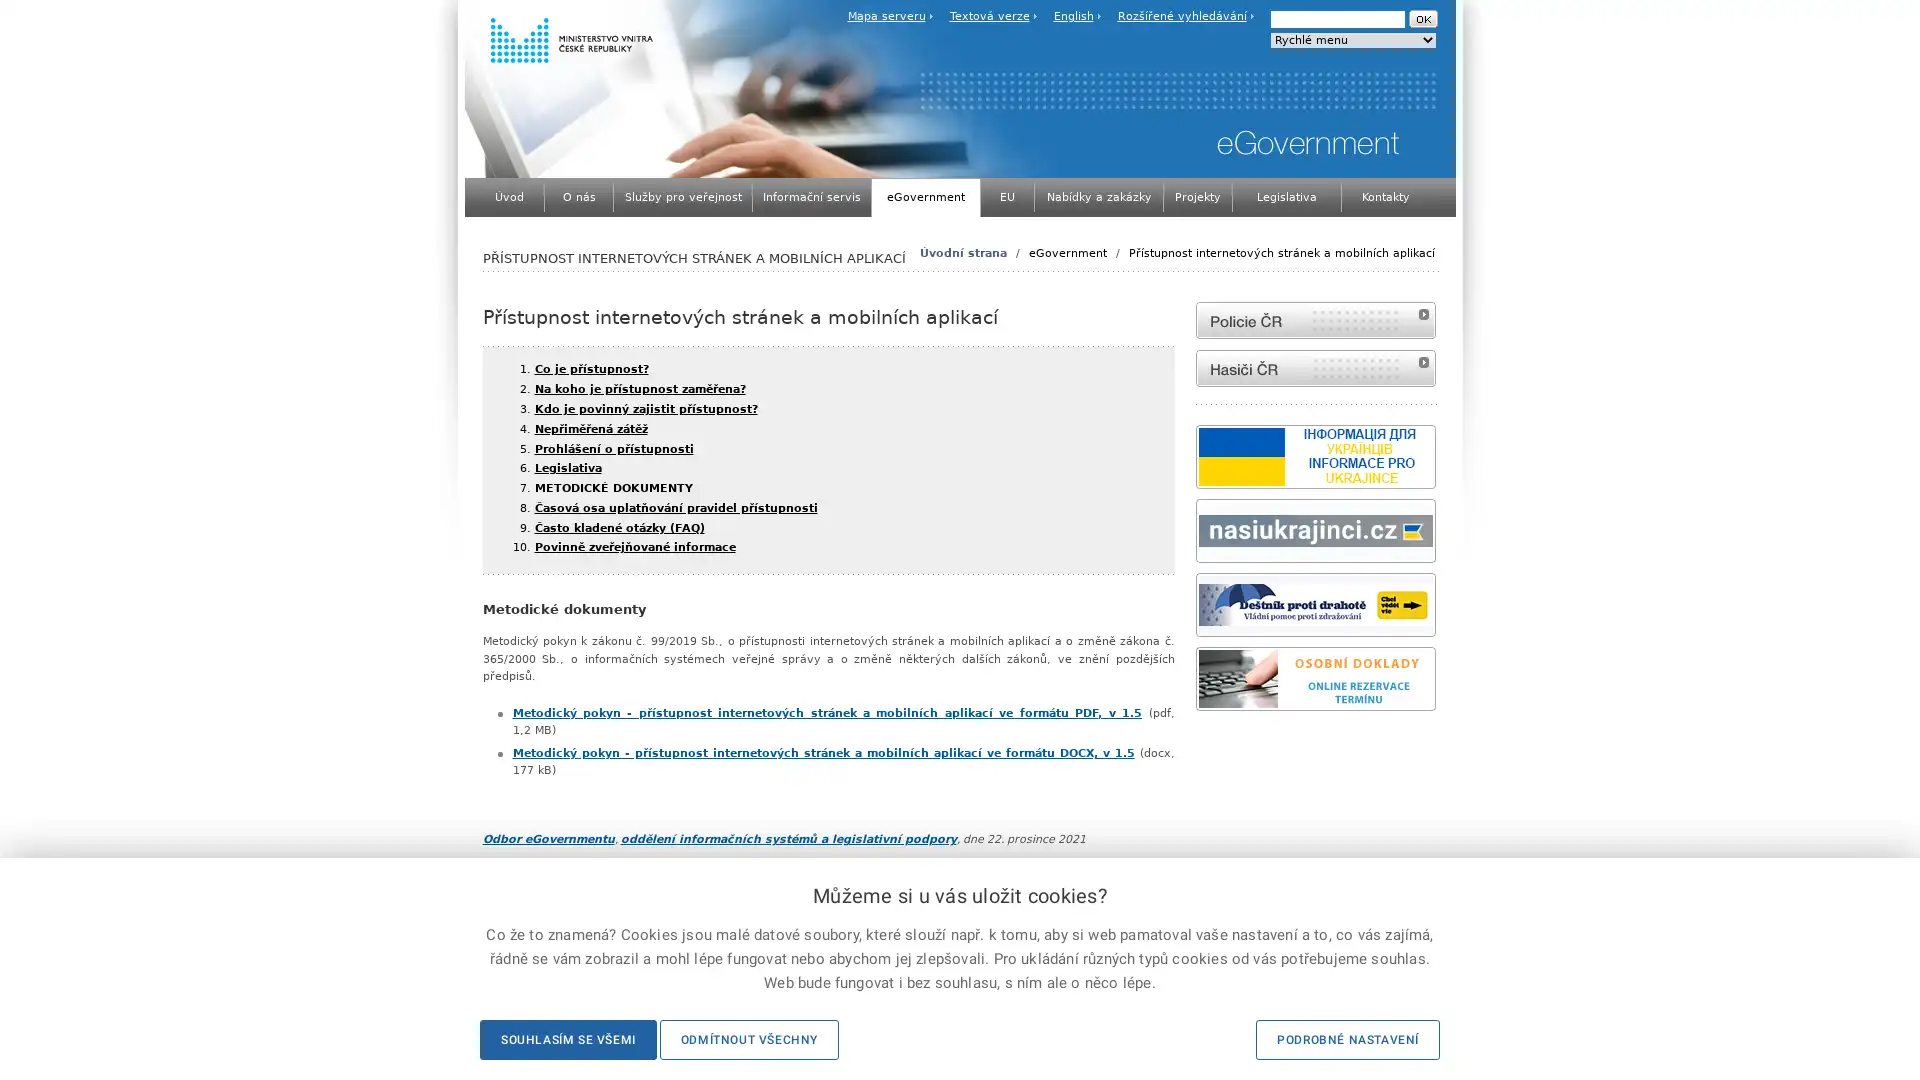 This screenshot has width=1920, height=1080. What do you see at coordinates (747, 1039) in the screenshot?
I see `ODMITNOUT VSECHNY` at bounding box center [747, 1039].